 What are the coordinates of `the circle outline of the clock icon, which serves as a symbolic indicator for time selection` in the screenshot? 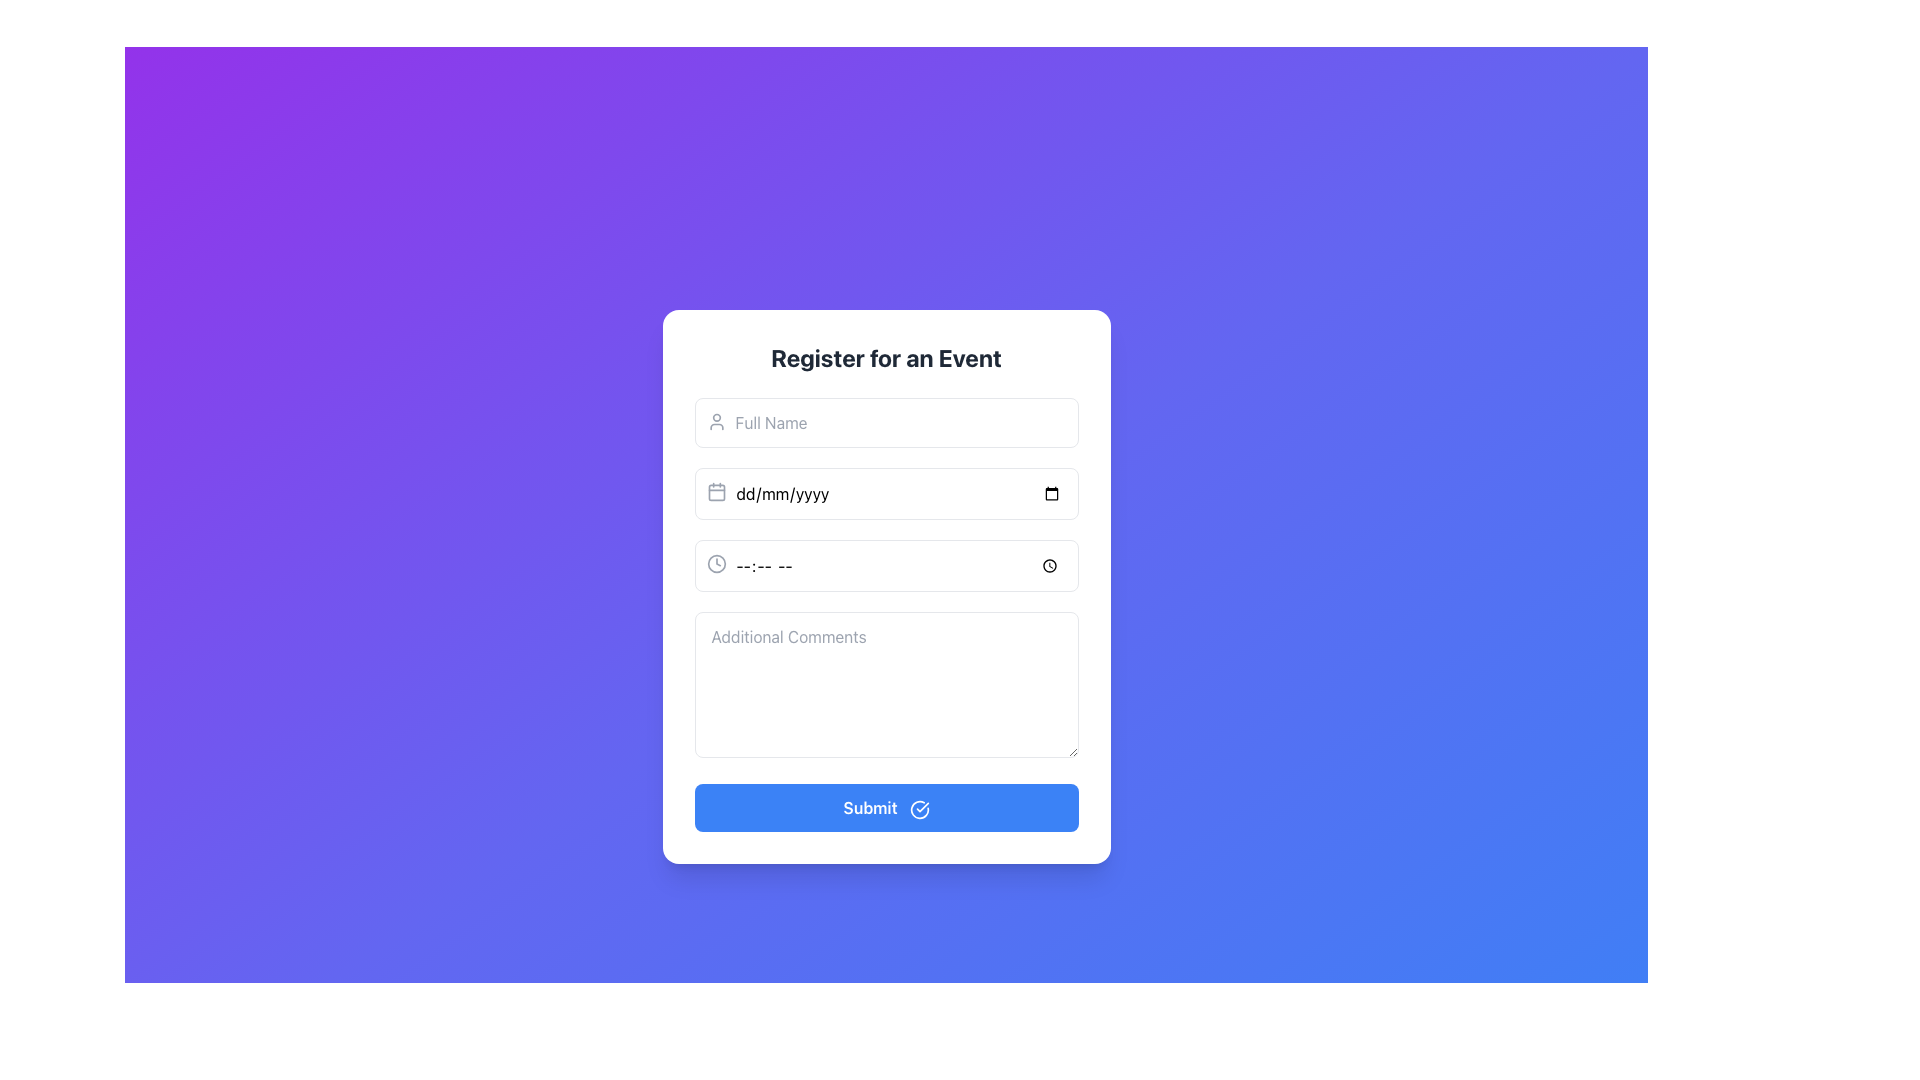 It's located at (716, 563).